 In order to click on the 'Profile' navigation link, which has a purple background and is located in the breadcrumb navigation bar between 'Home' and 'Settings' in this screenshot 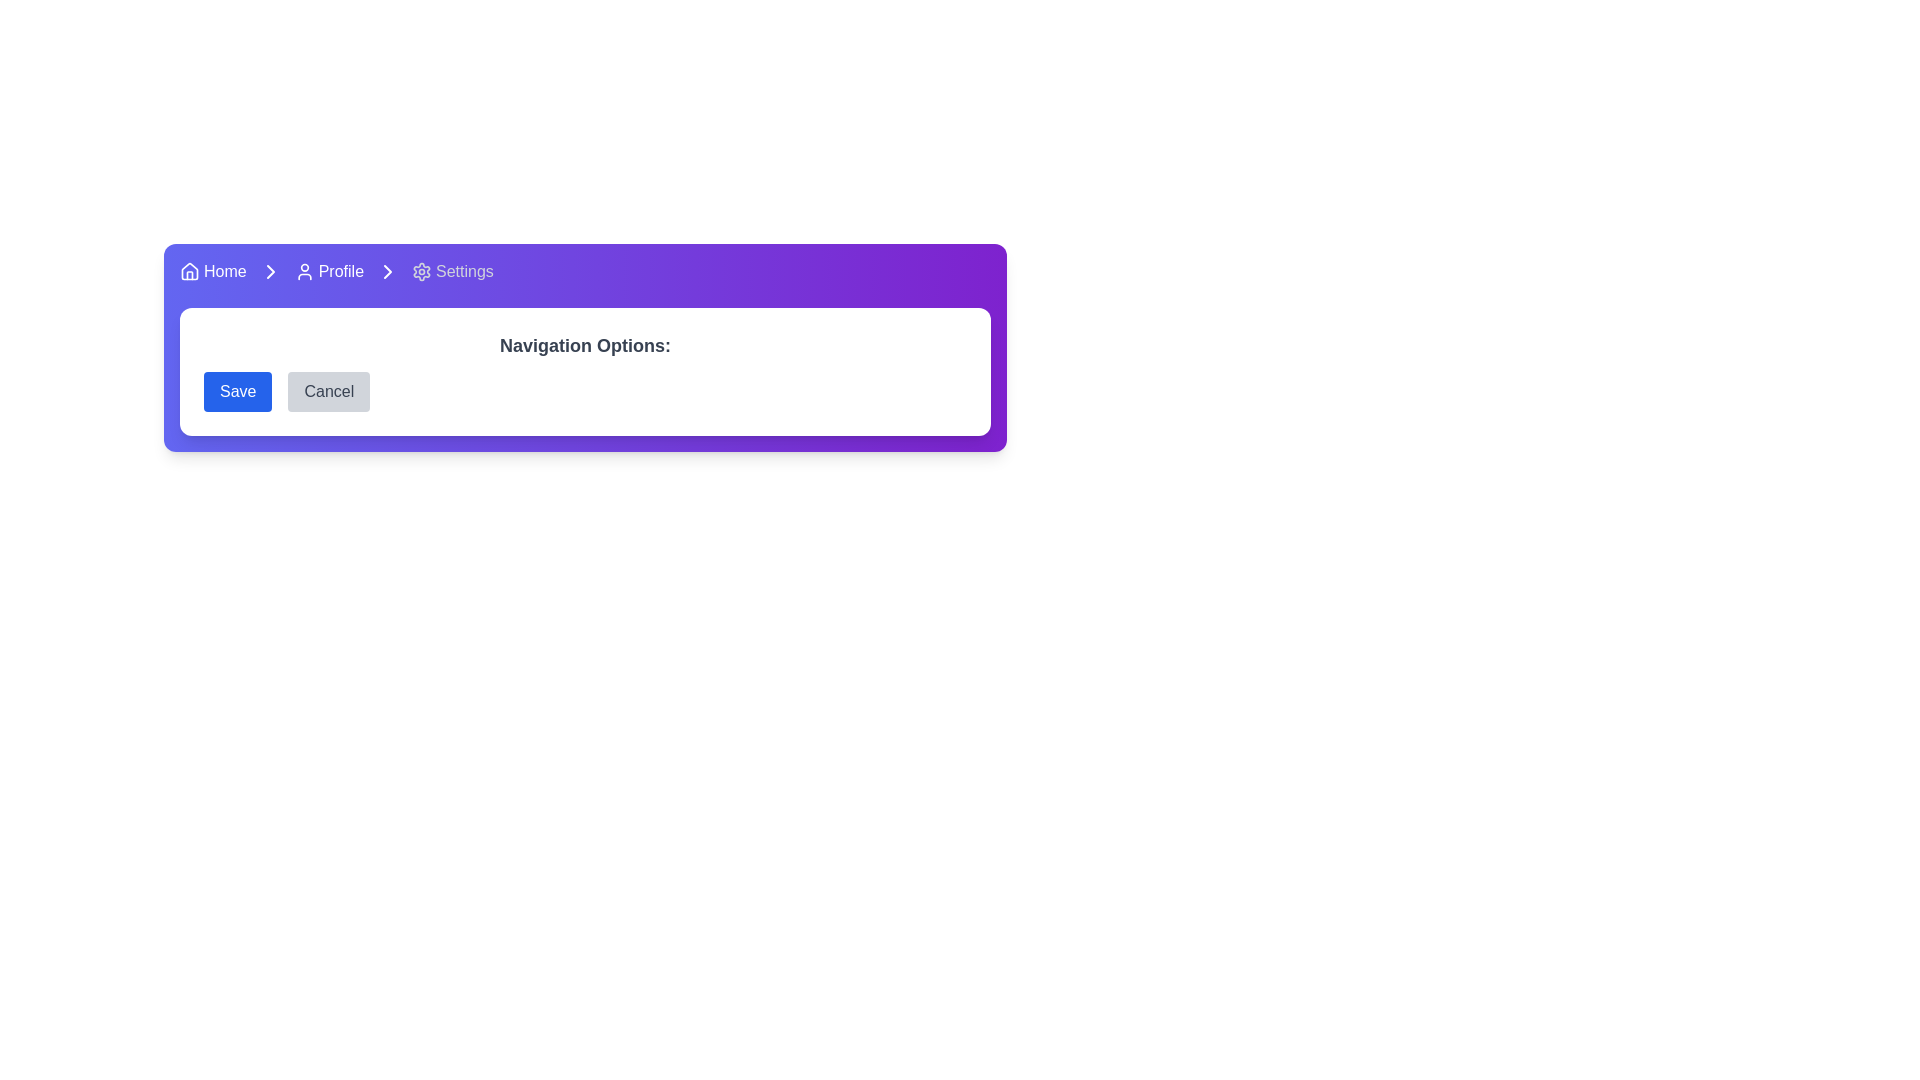, I will do `click(329, 272)`.